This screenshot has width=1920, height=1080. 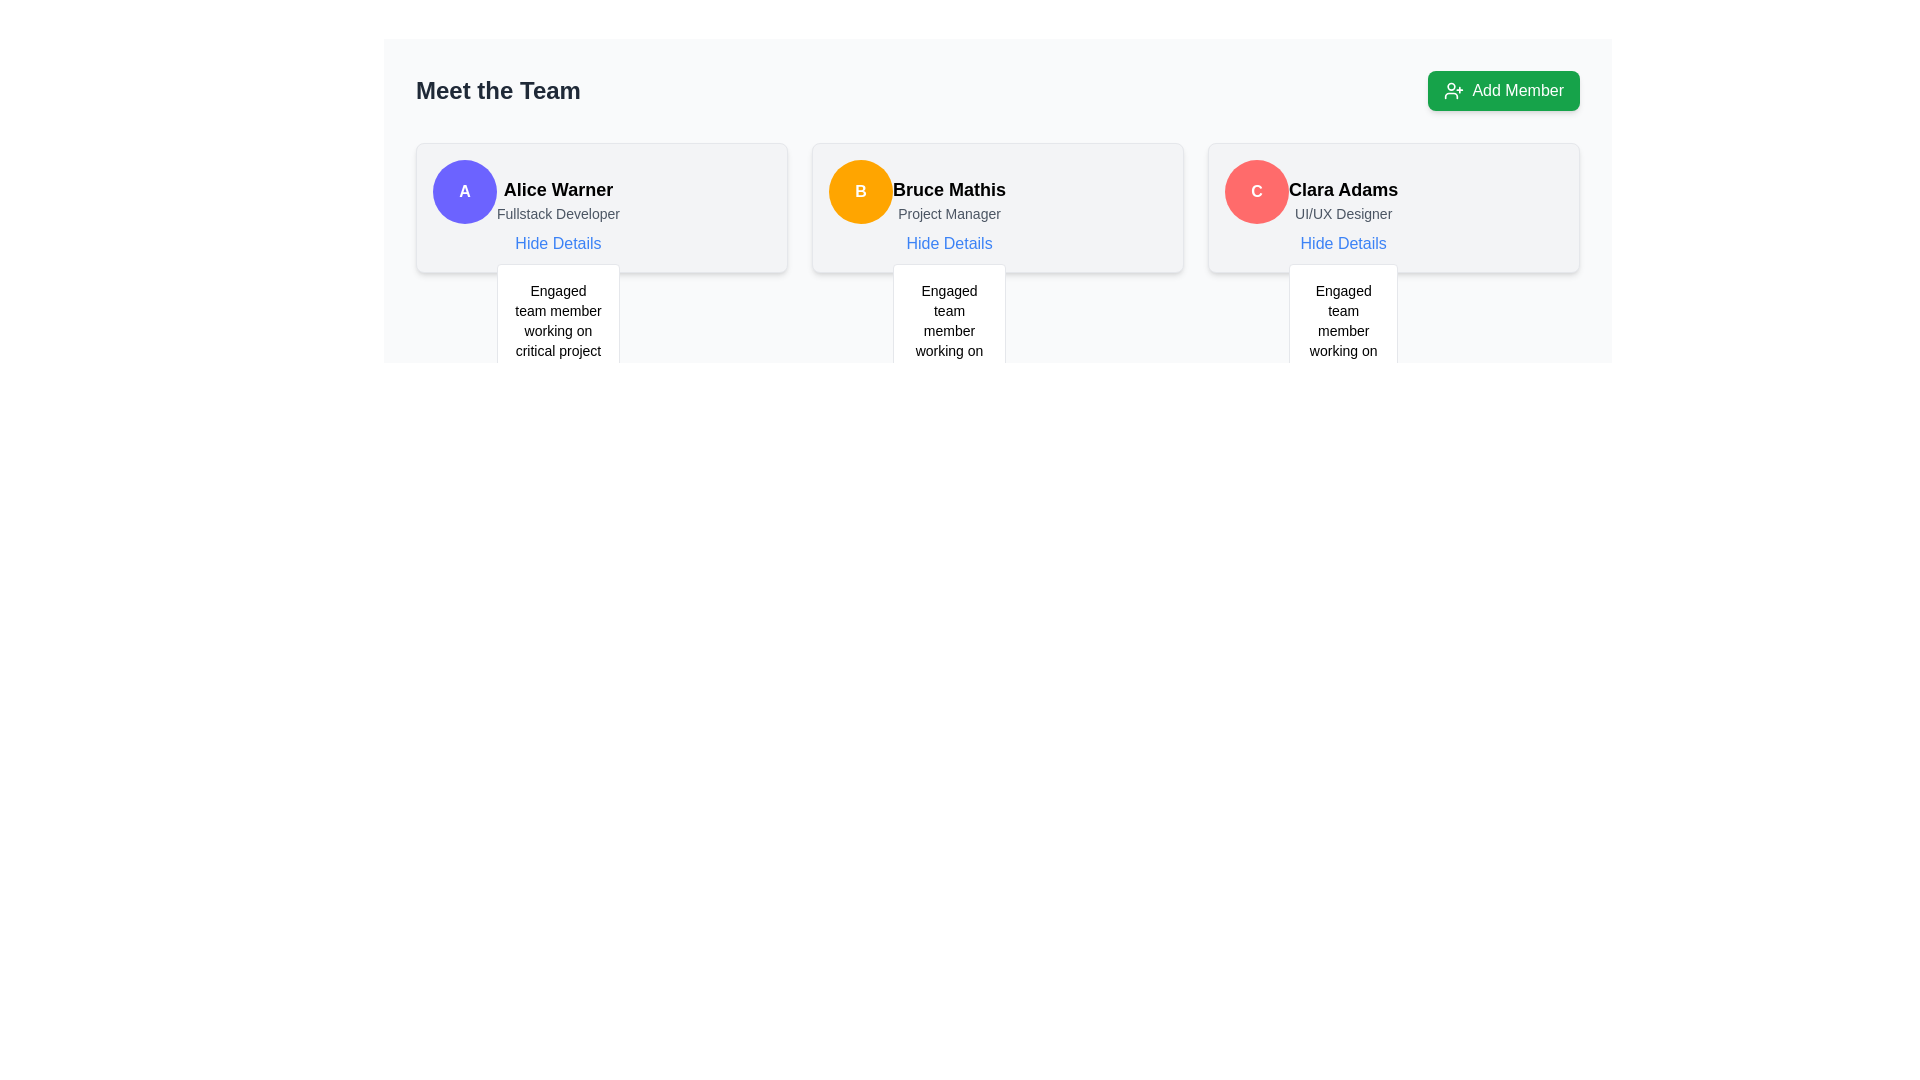 What do you see at coordinates (558, 216) in the screenshot?
I see `the profile information text element that displays details about a team member, which is centered in the first card containing the name and role, positioned below the avatar labeled 'A'` at bounding box center [558, 216].